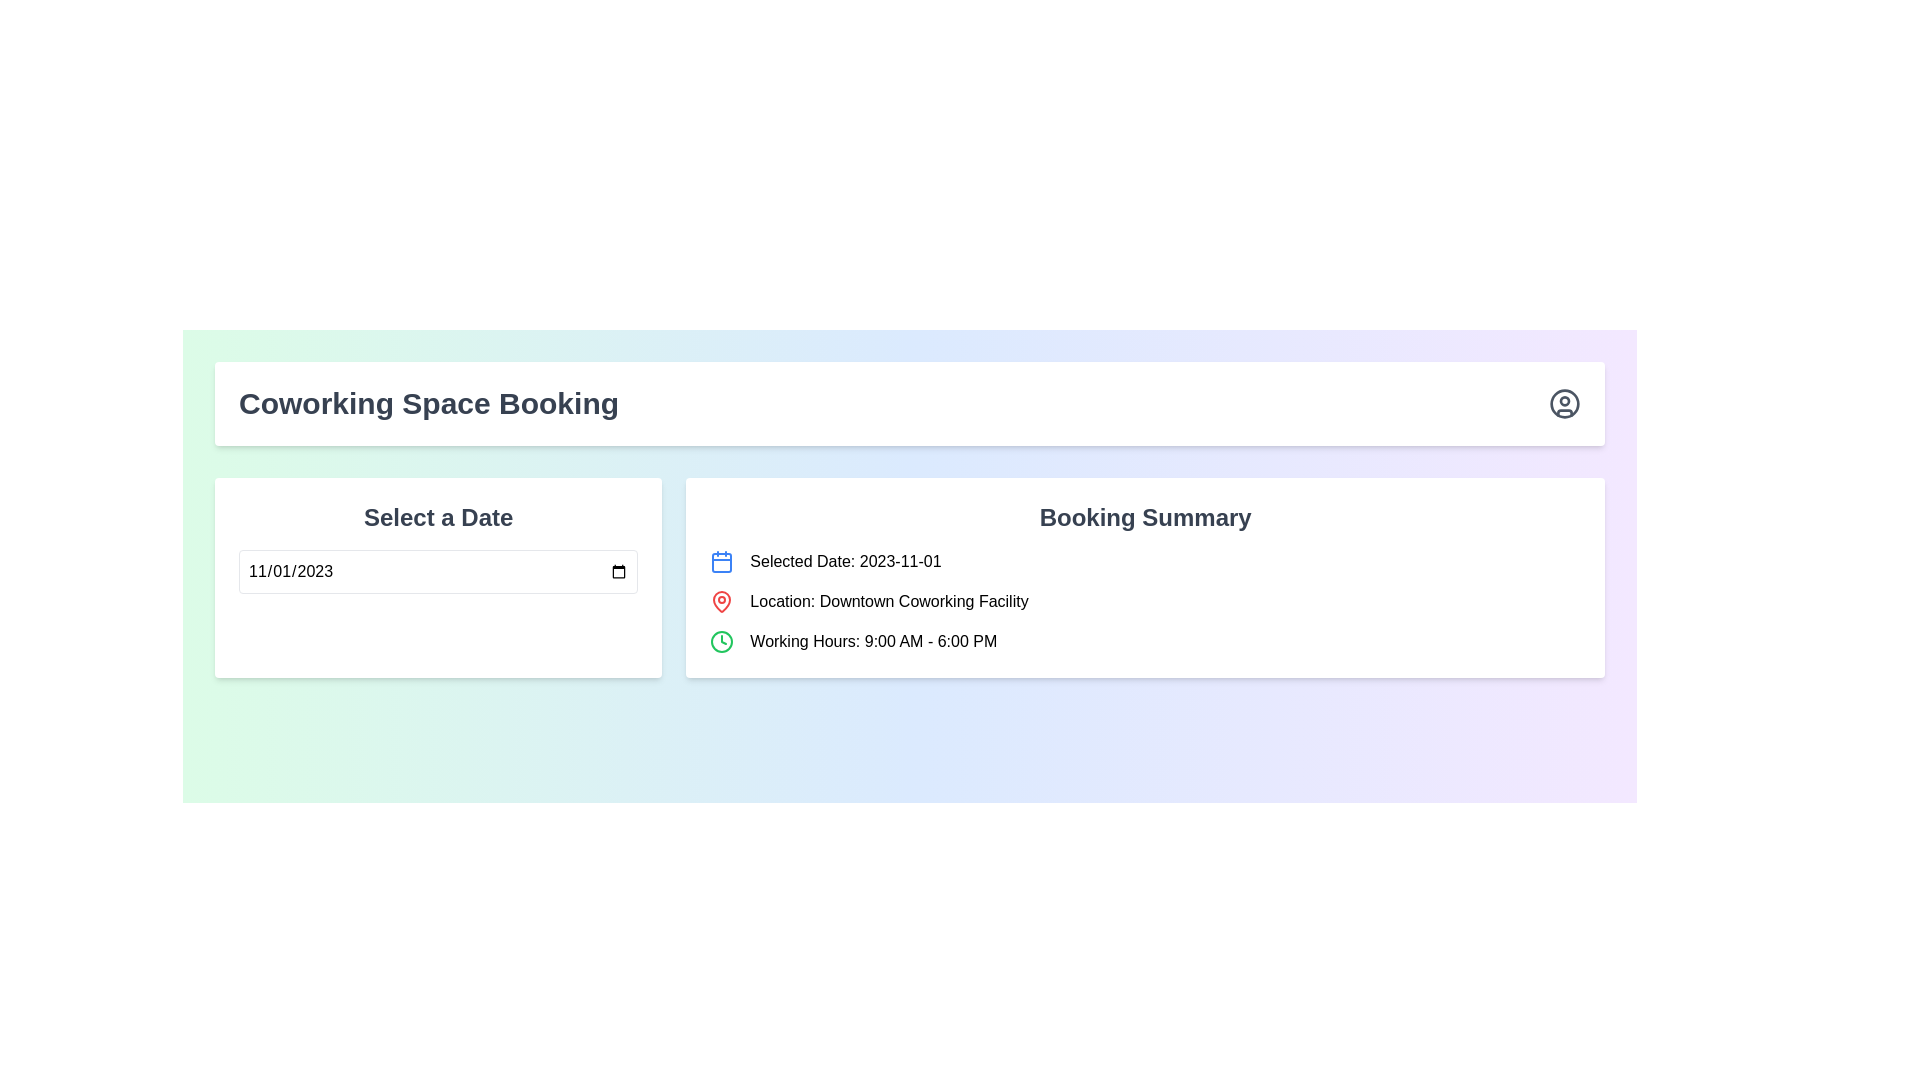  What do you see at coordinates (721, 562) in the screenshot?
I see `the blue calendar icon that symbolizes a date, positioned to the left of the 'Selected Date: 2023-11-01' text in the 'Booking Summary' card` at bounding box center [721, 562].